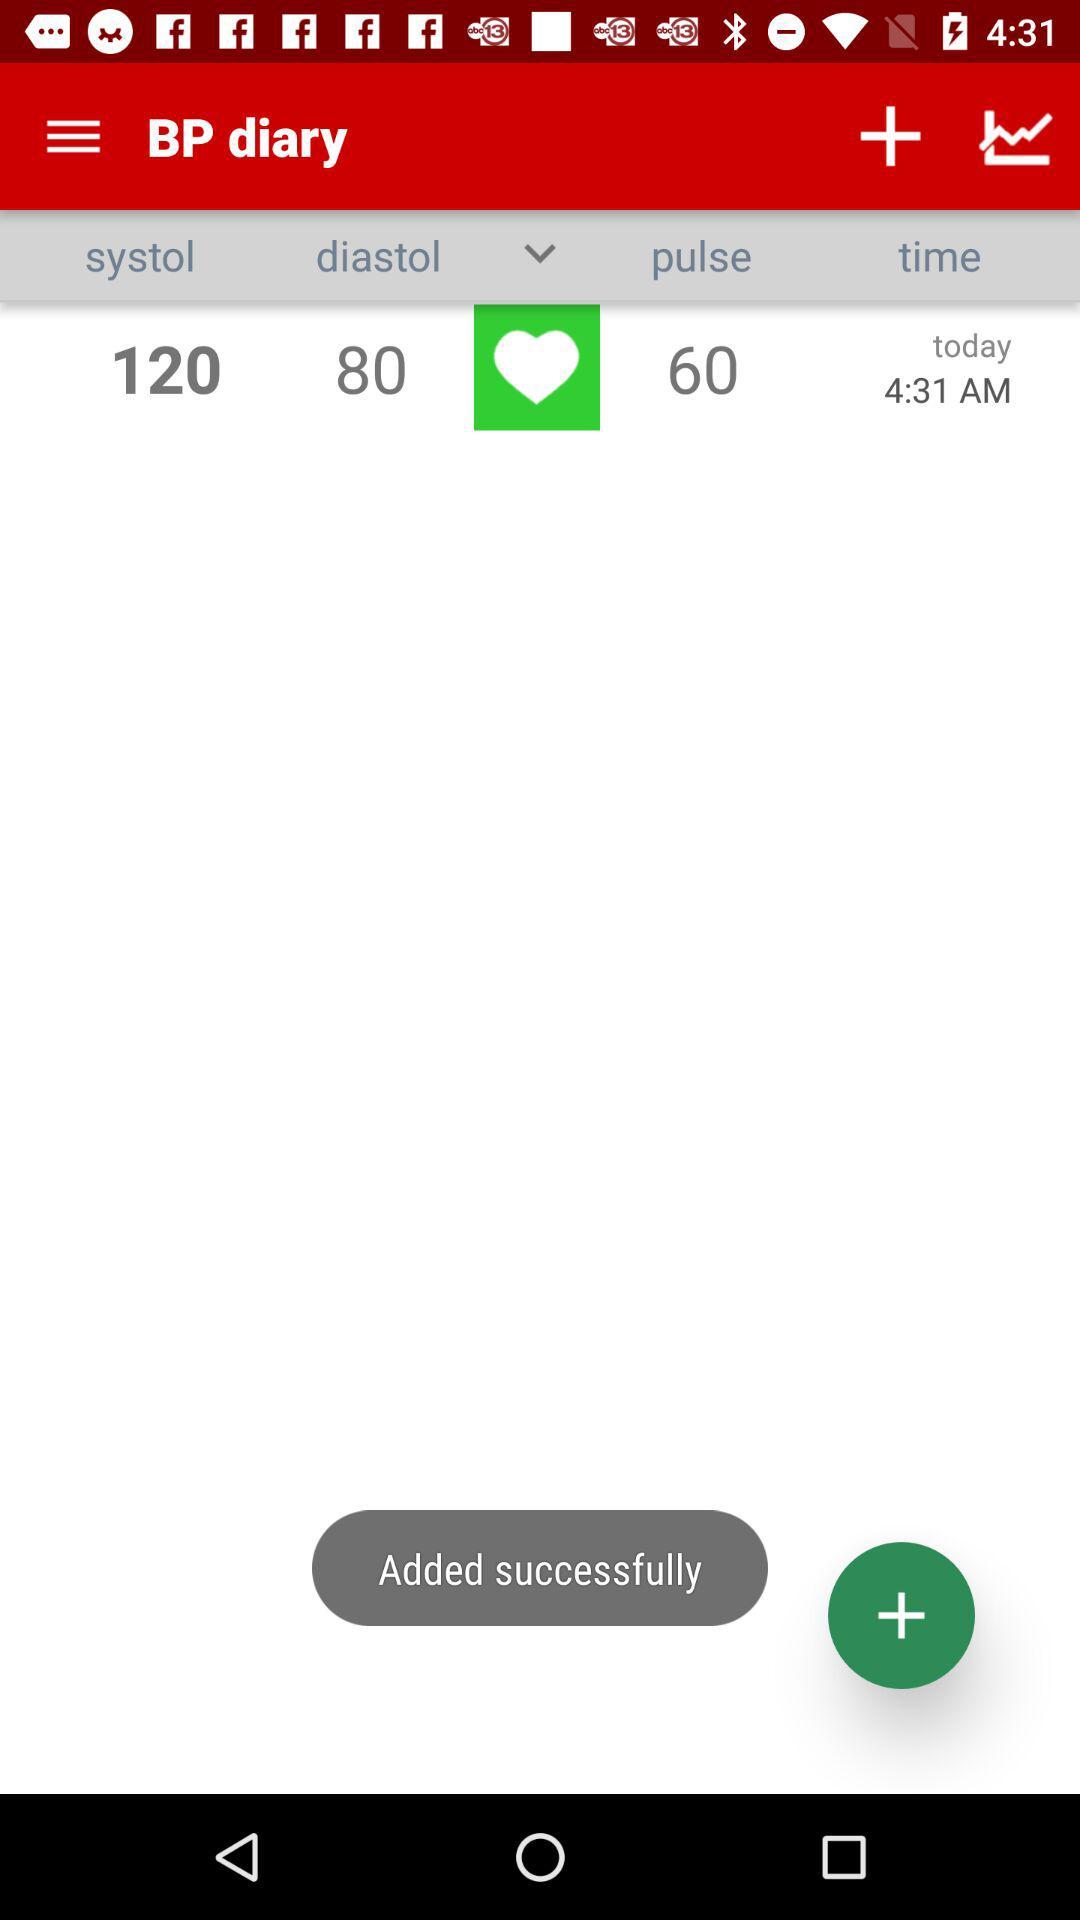  What do you see at coordinates (164, 367) in the screenshot?
I see `the 120 app` at bounding box center [164, 367].